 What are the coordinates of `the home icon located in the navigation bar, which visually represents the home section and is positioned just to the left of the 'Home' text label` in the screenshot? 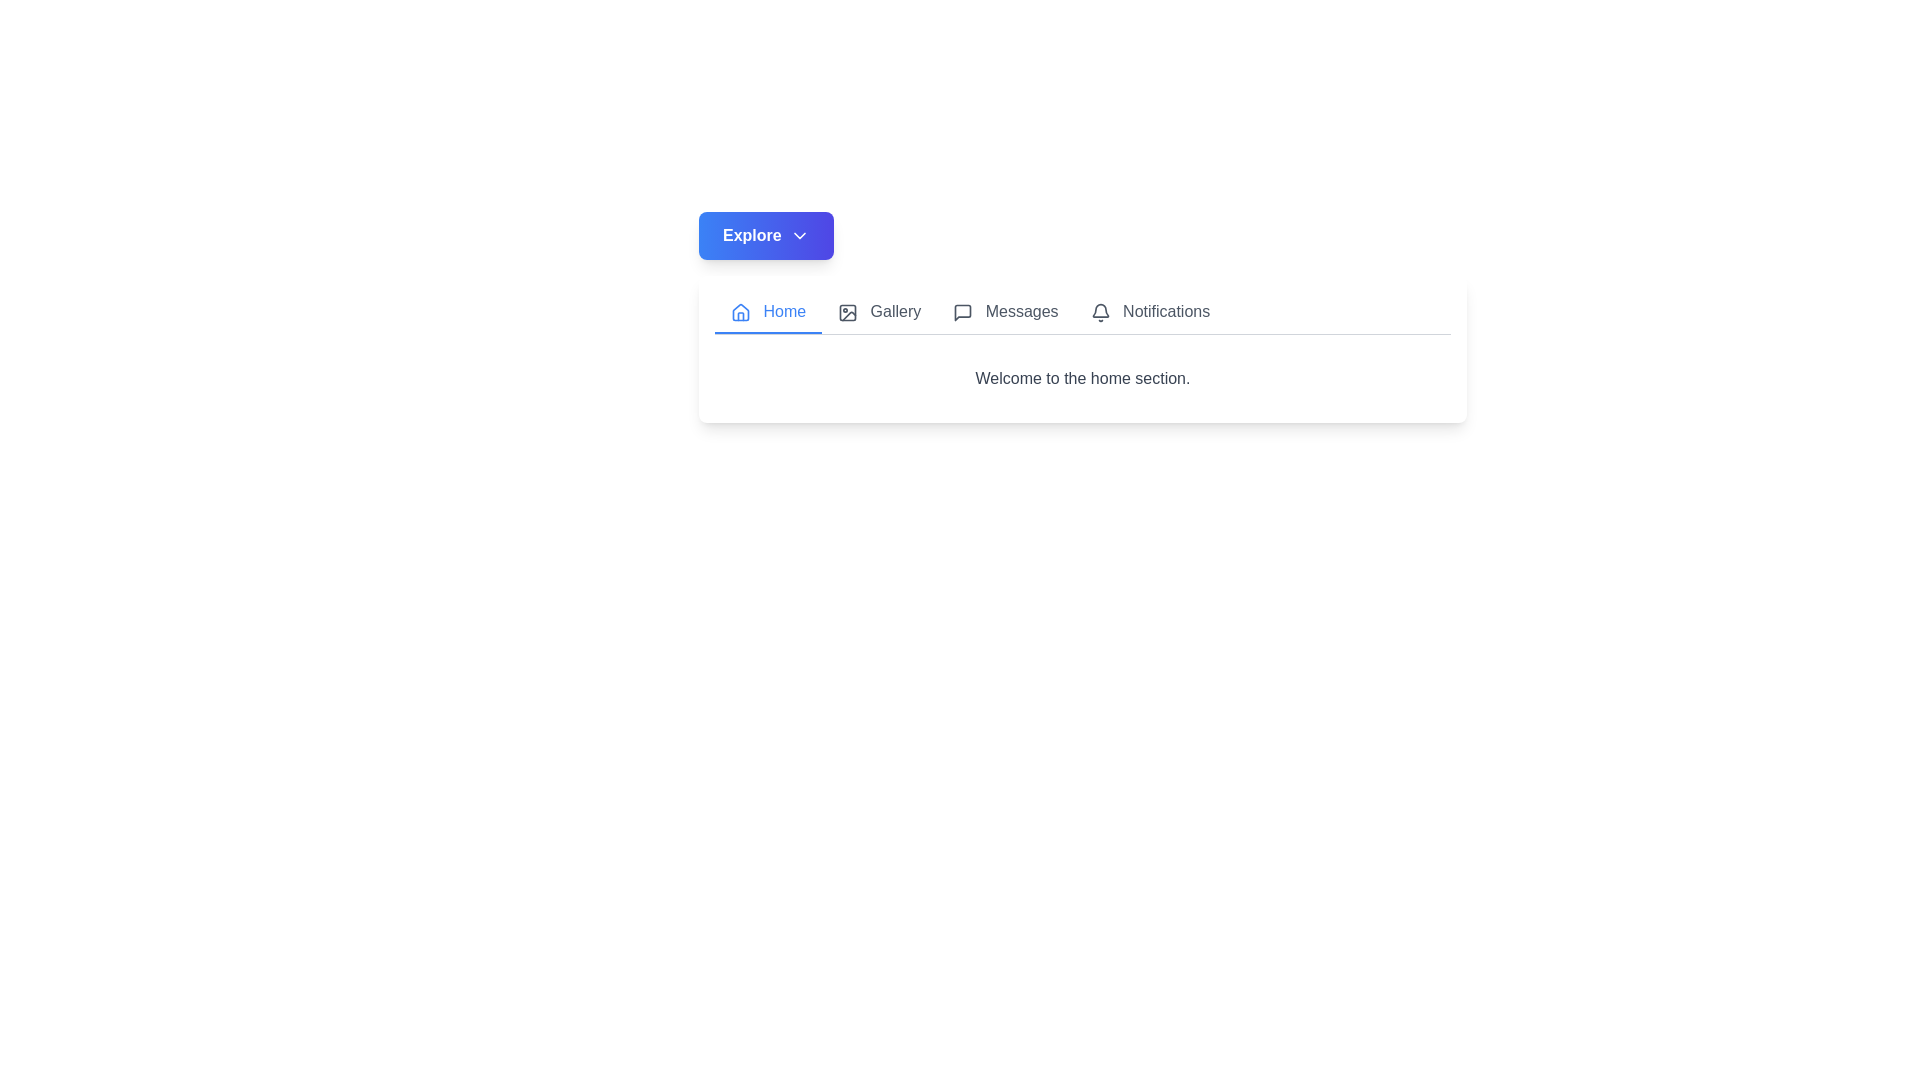 It's located at (739, 312).